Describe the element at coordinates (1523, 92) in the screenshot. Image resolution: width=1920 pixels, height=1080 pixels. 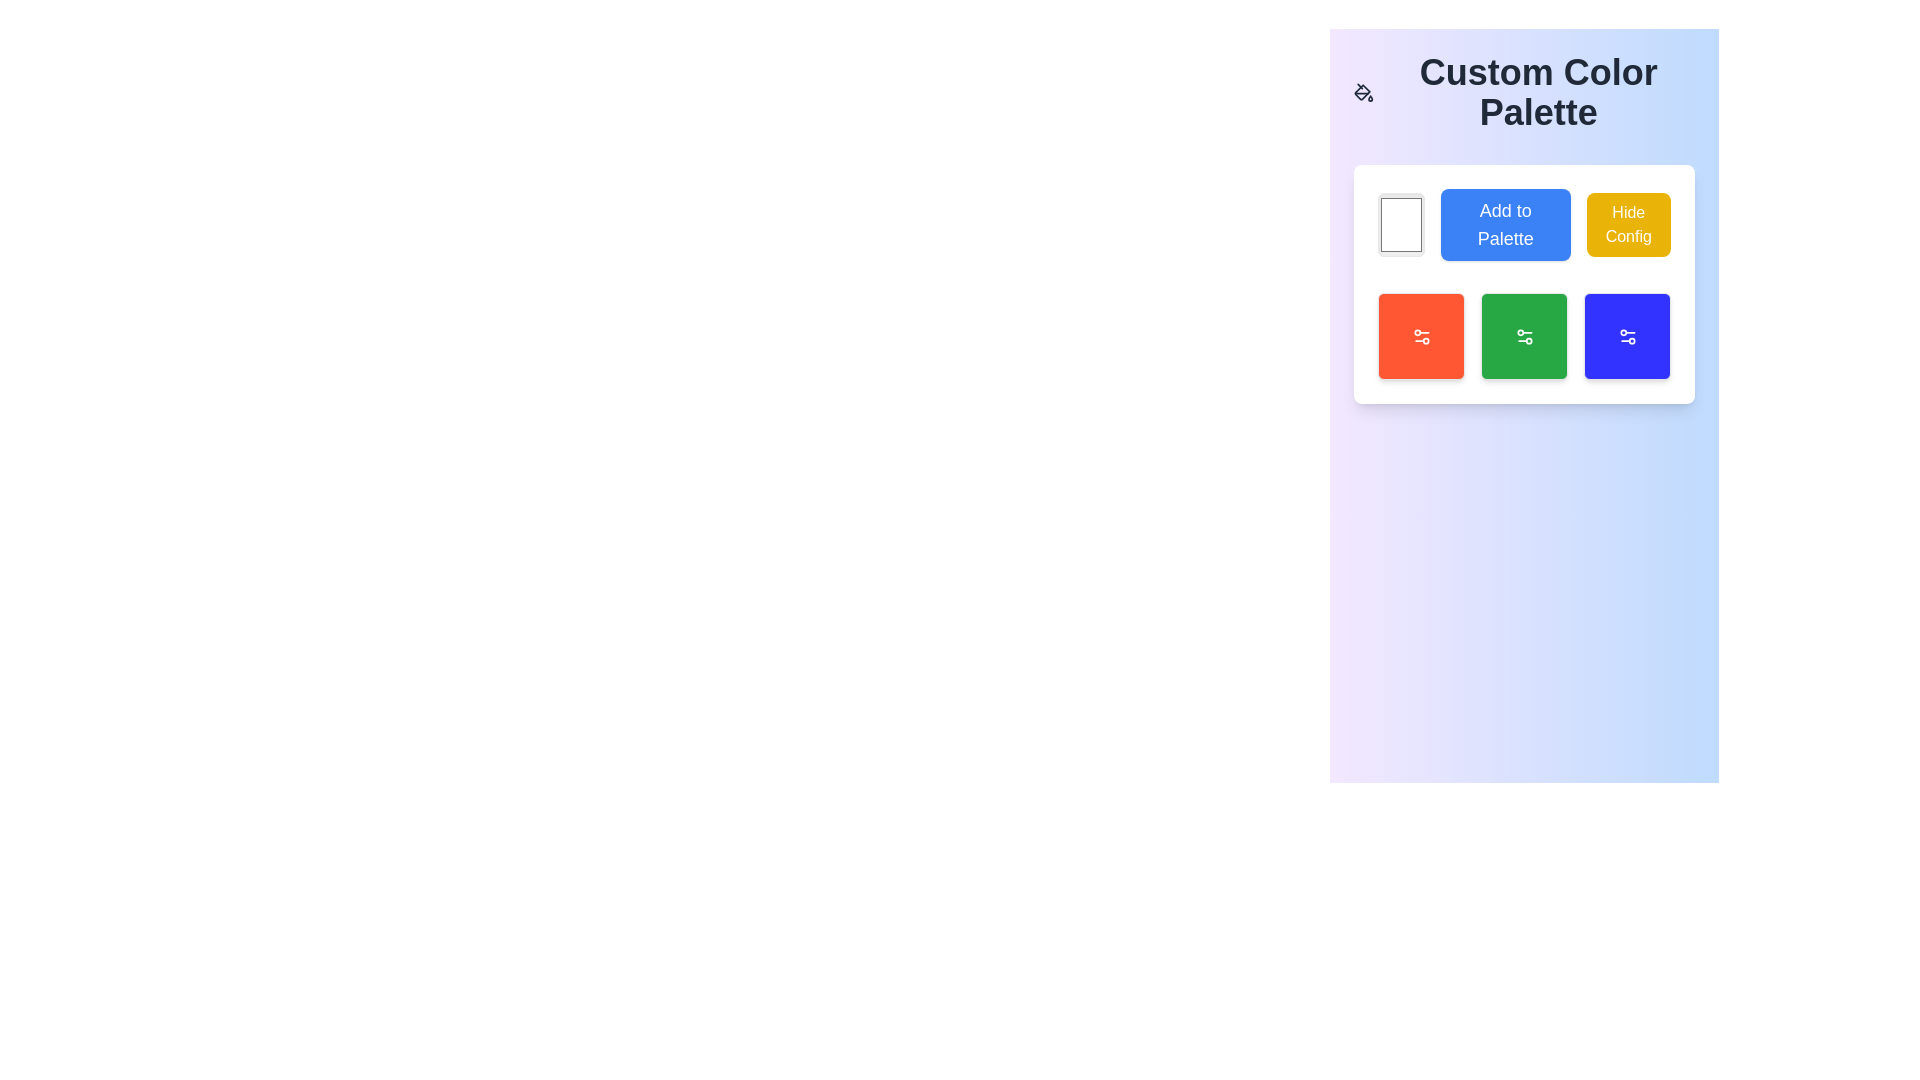
I see `the heading text element that provides users with a clear understanding of the custom color palette section` at that location.